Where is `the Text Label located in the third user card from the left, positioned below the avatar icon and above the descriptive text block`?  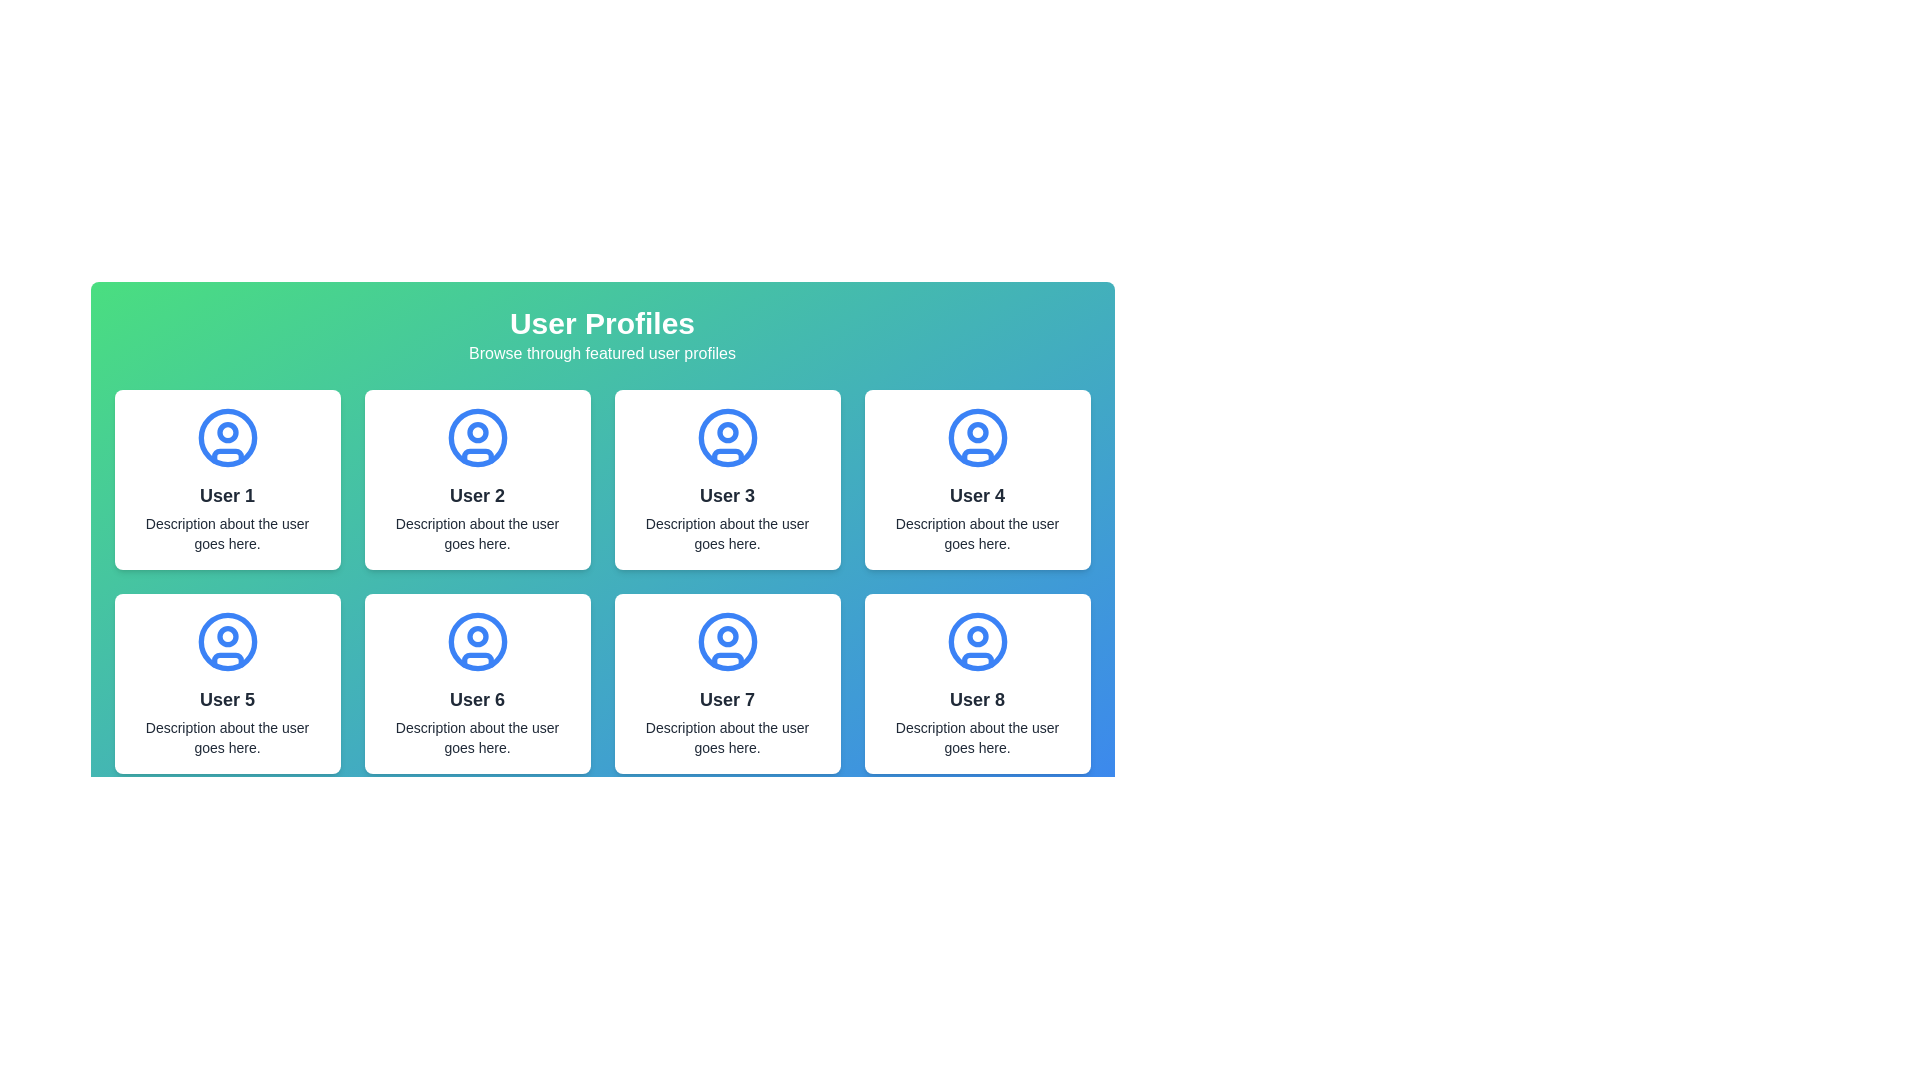
the Text Label located in the third user card from the left, positioned below the avatar icon and above the descriptive text block is located at coordinates (726, 495).